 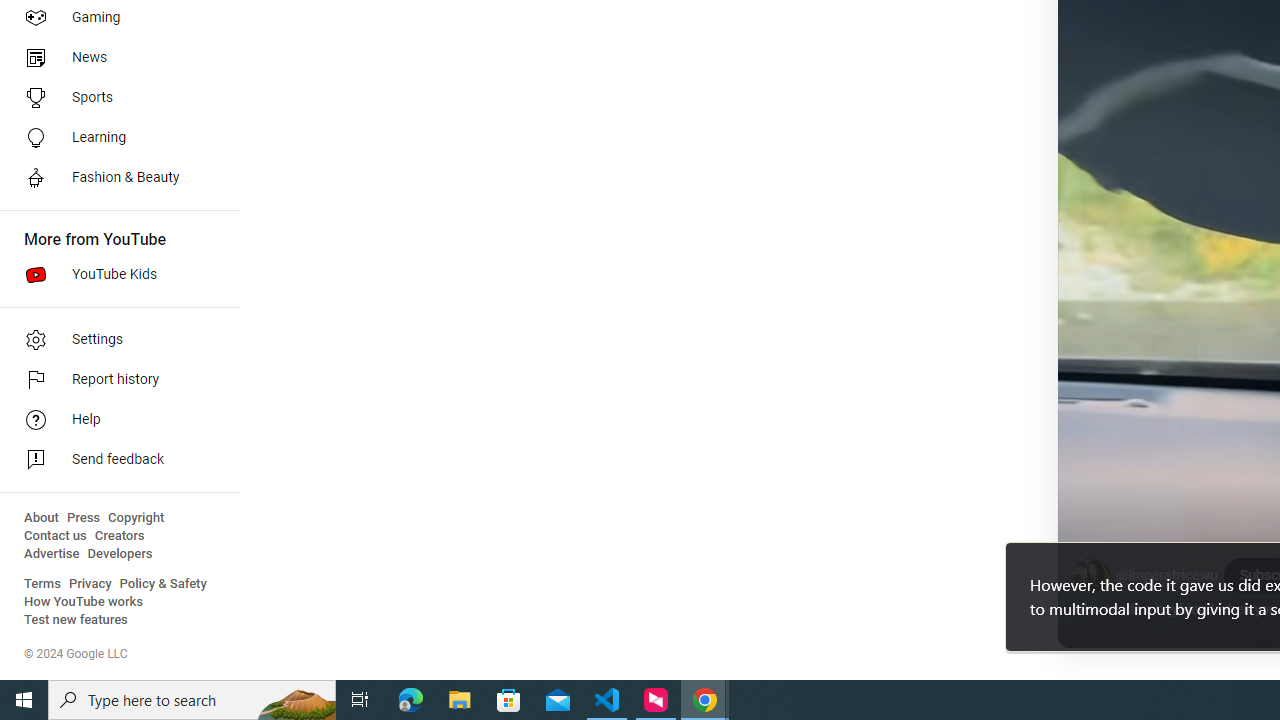 What do you see at coordinates (82, 601) in the screenshot?
I see `'How YouTube works'` at bounding box center [82, 601].